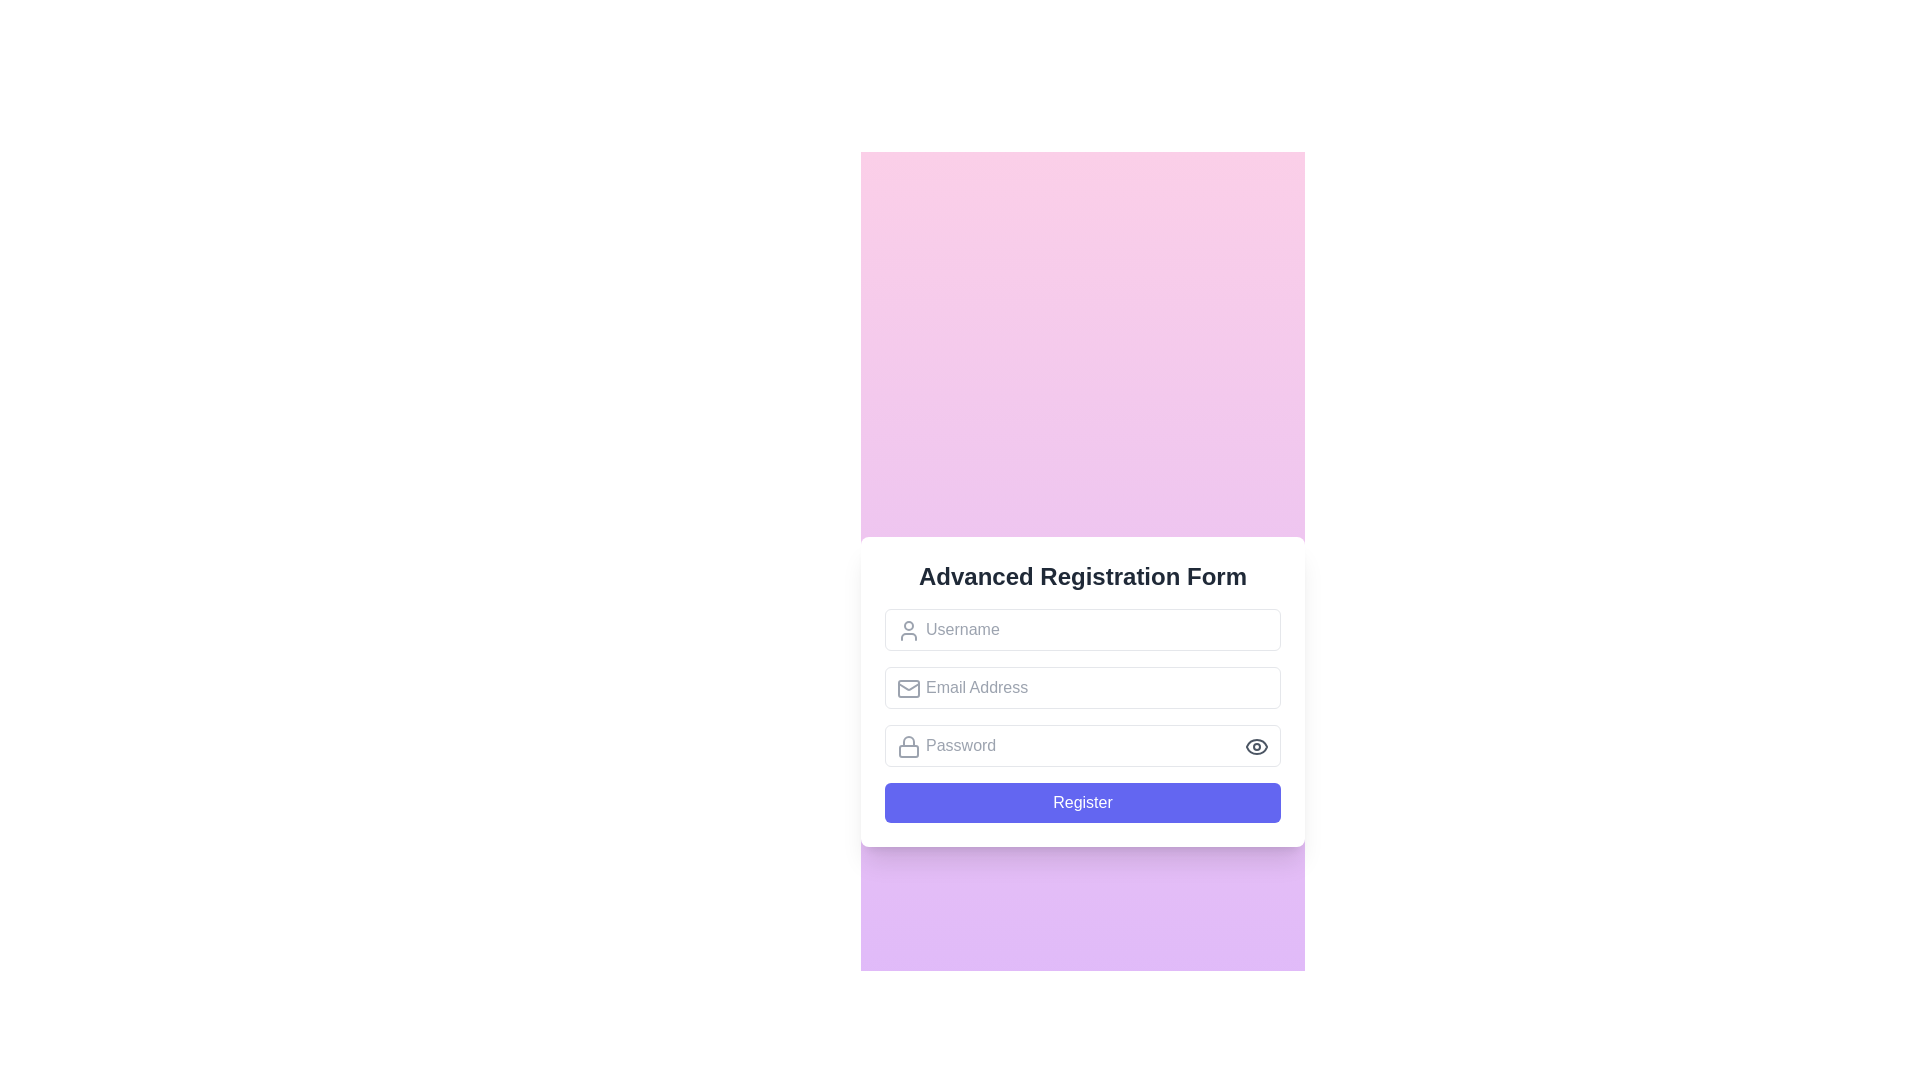 This screenshot has width=1920, height=1080. What do you see at coordinates (907, 751) in the screenshot?
I see `the rectangle with rounded corners that resembles the body of a lock, located next to the password input field in the registration form` at bounding box center [907, 751].